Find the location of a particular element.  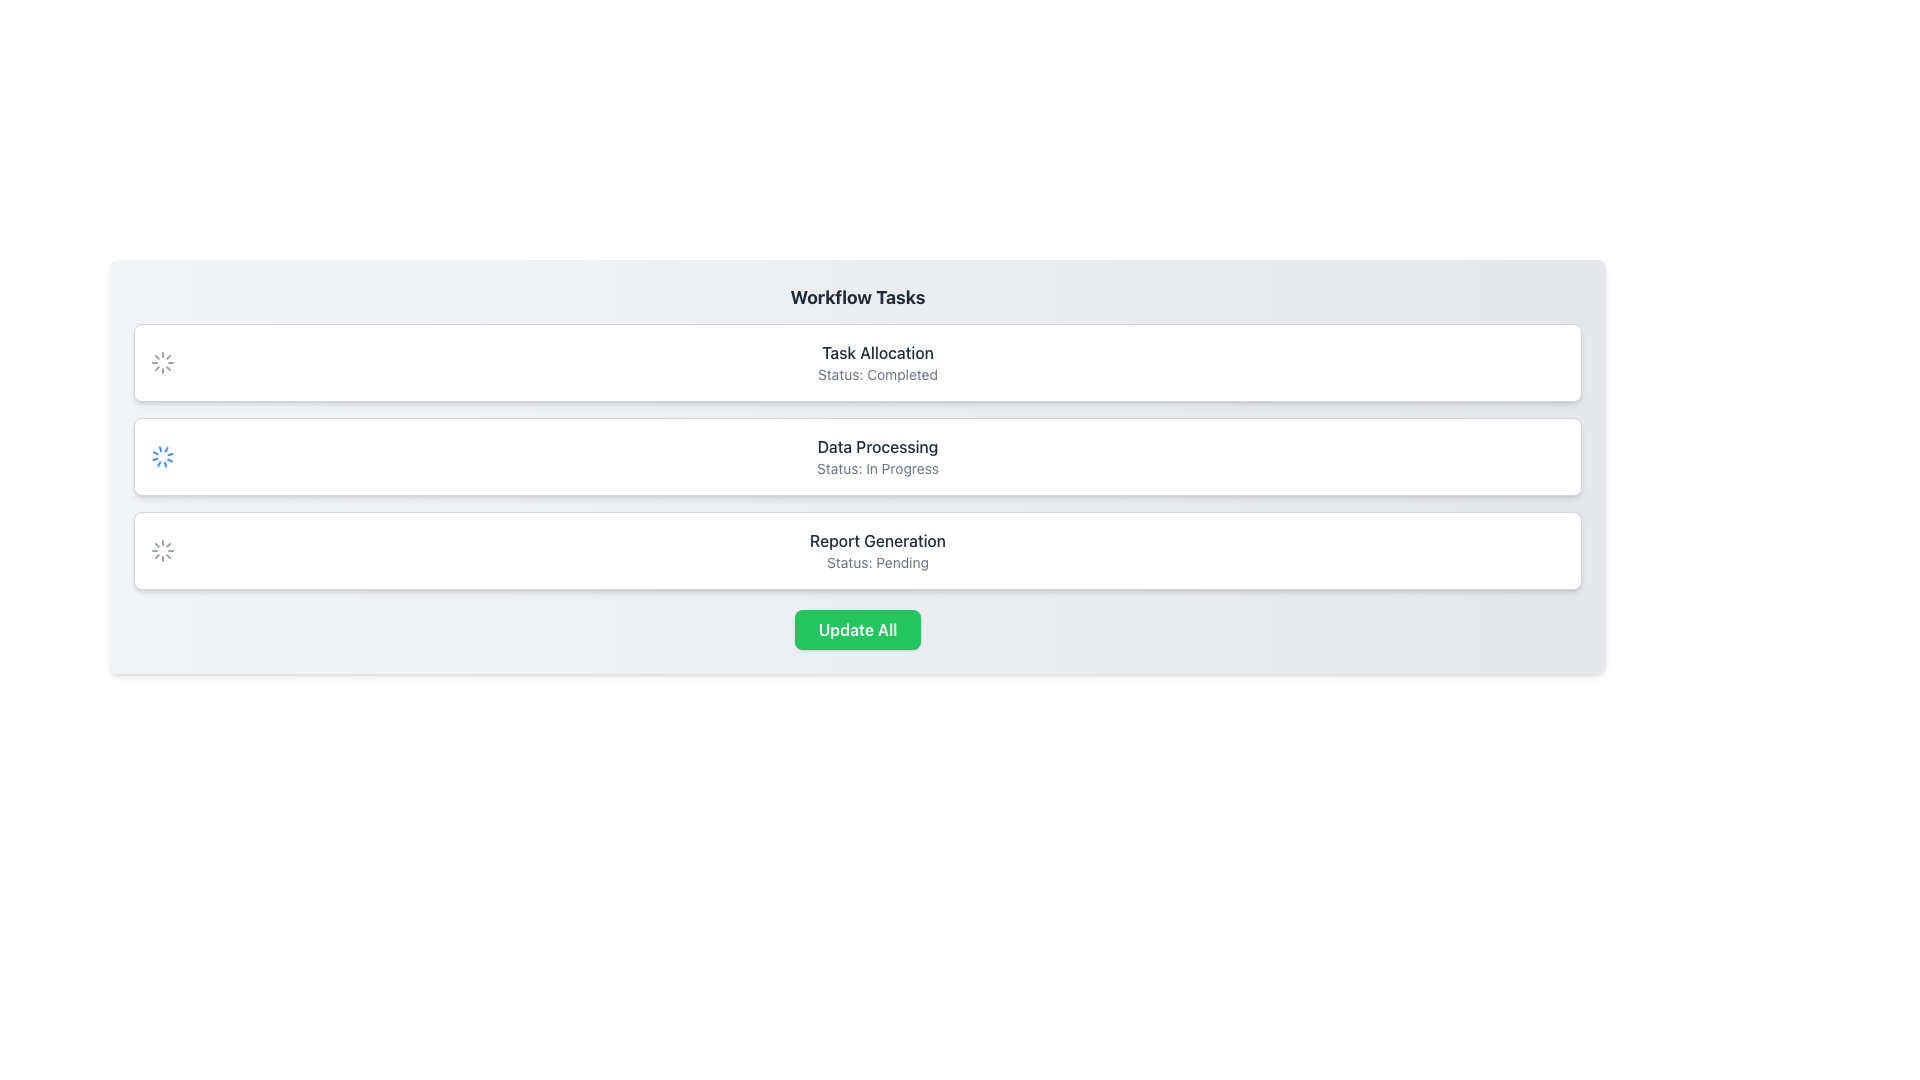

the first card under the 'Workflow Tasks' header, which displays 'Task Allocation' in a larger dark font and 'Status: Completed' in smaller light text is located at coordinates (858, 362).